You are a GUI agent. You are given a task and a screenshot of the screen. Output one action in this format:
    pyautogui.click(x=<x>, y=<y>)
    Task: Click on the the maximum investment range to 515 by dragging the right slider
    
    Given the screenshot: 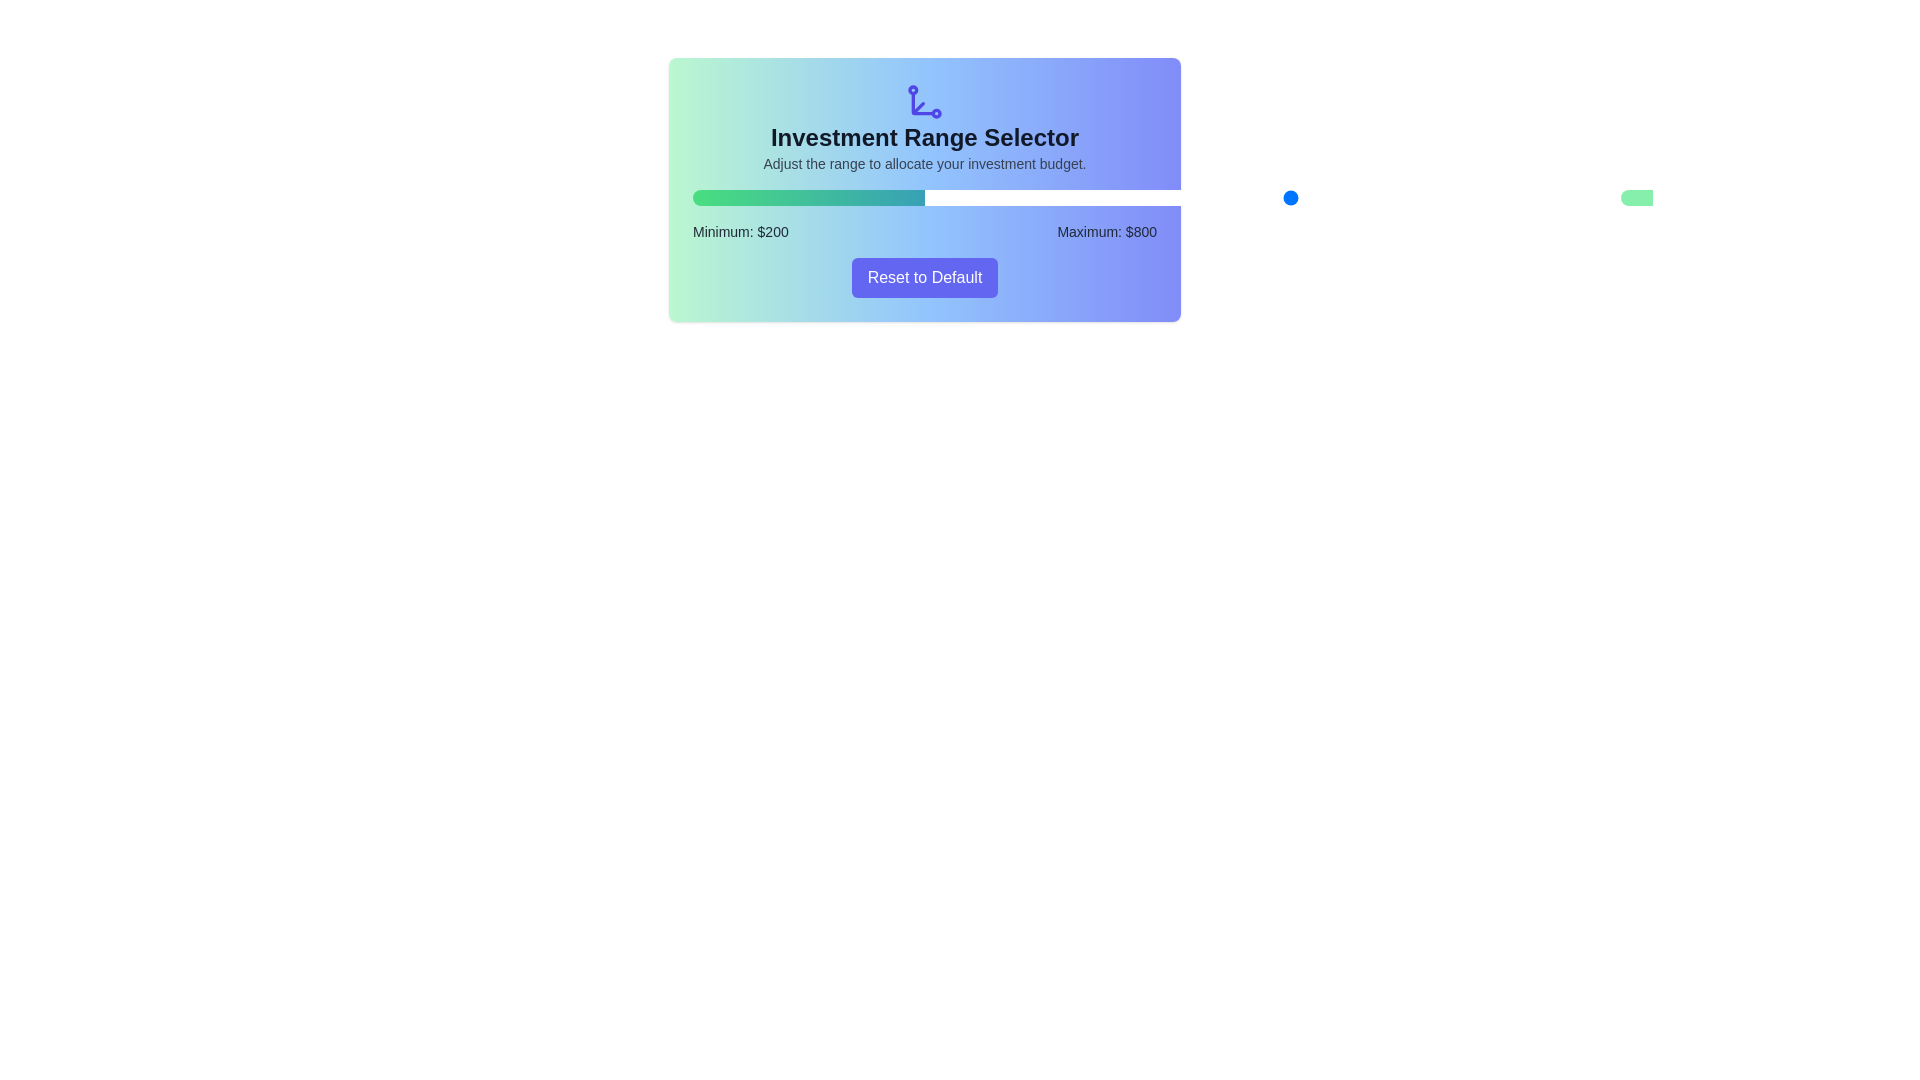 What is the action you would take?
    pyautogui.click(x=1168, y=197)
    